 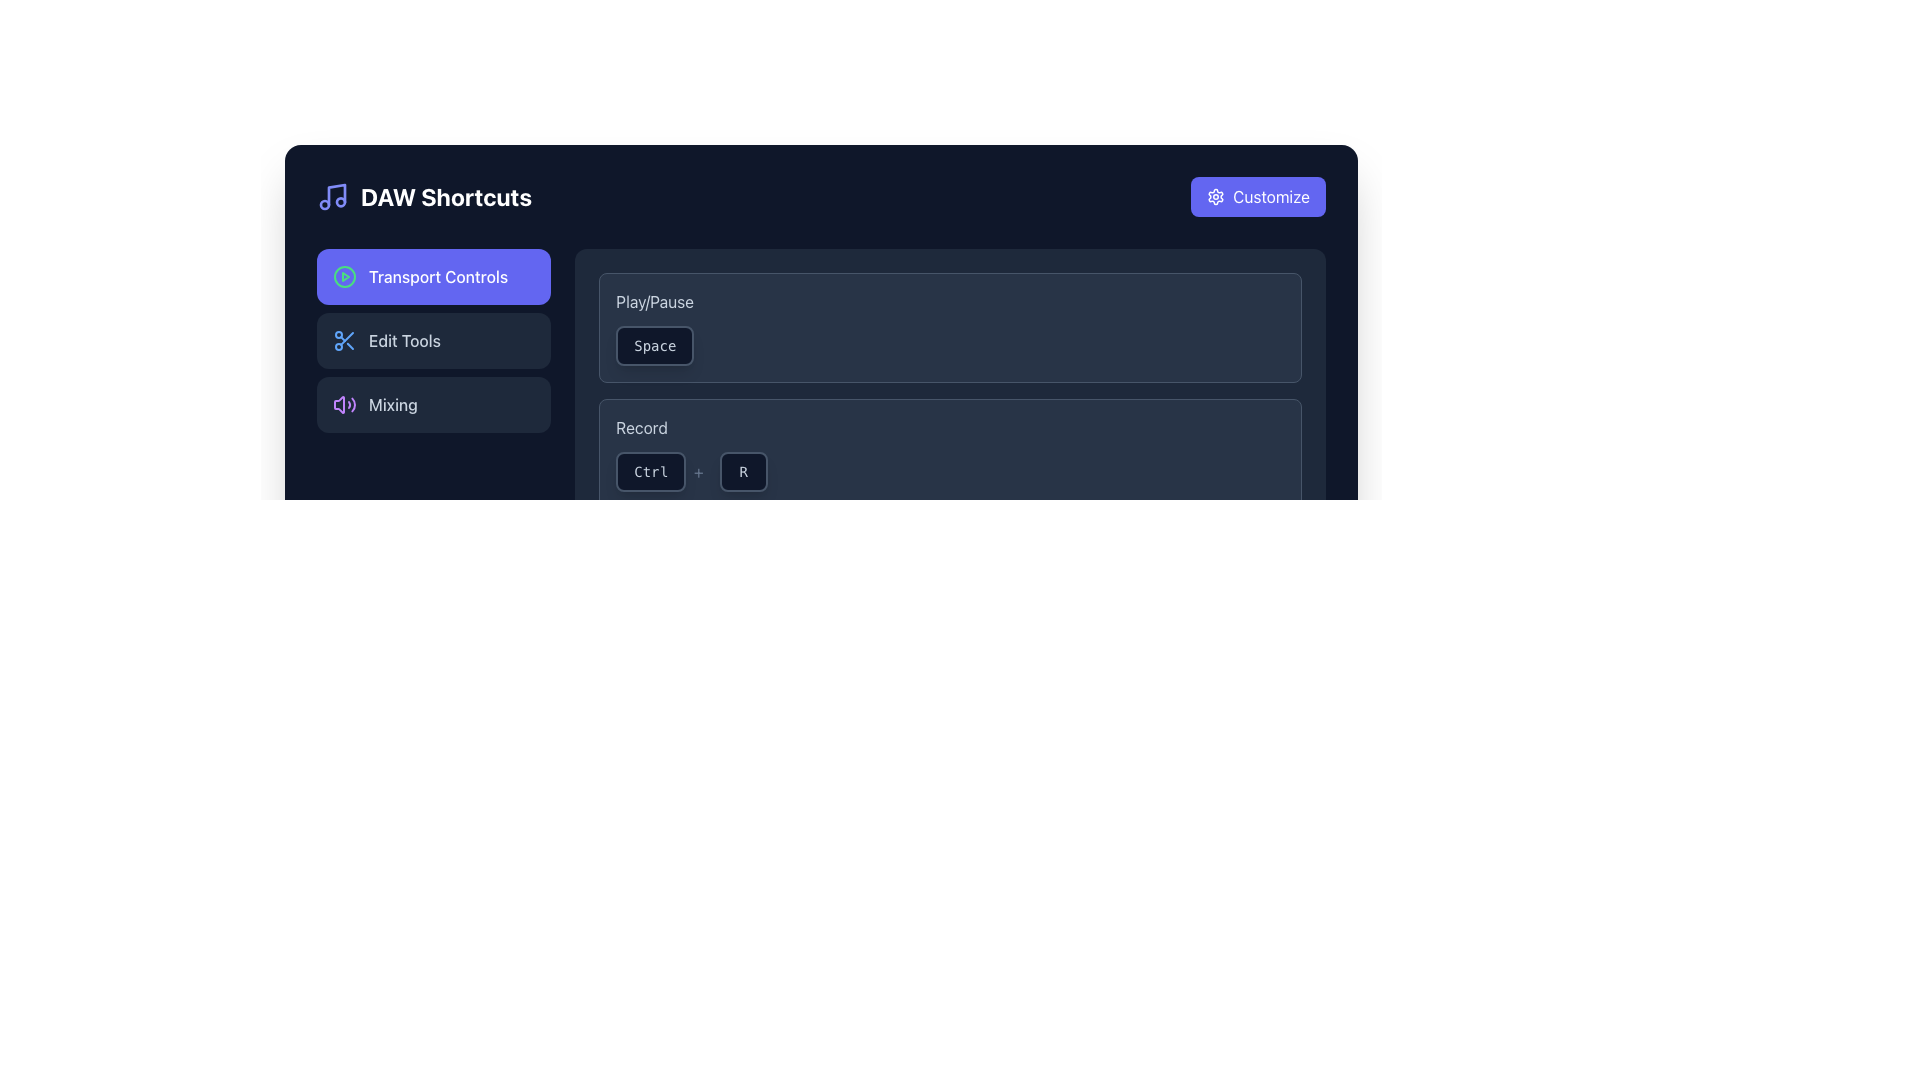 I want to click on the 'Ctrl' key visual element that is part of the 'Record' shortcut representation, so click(x=663, y=471).